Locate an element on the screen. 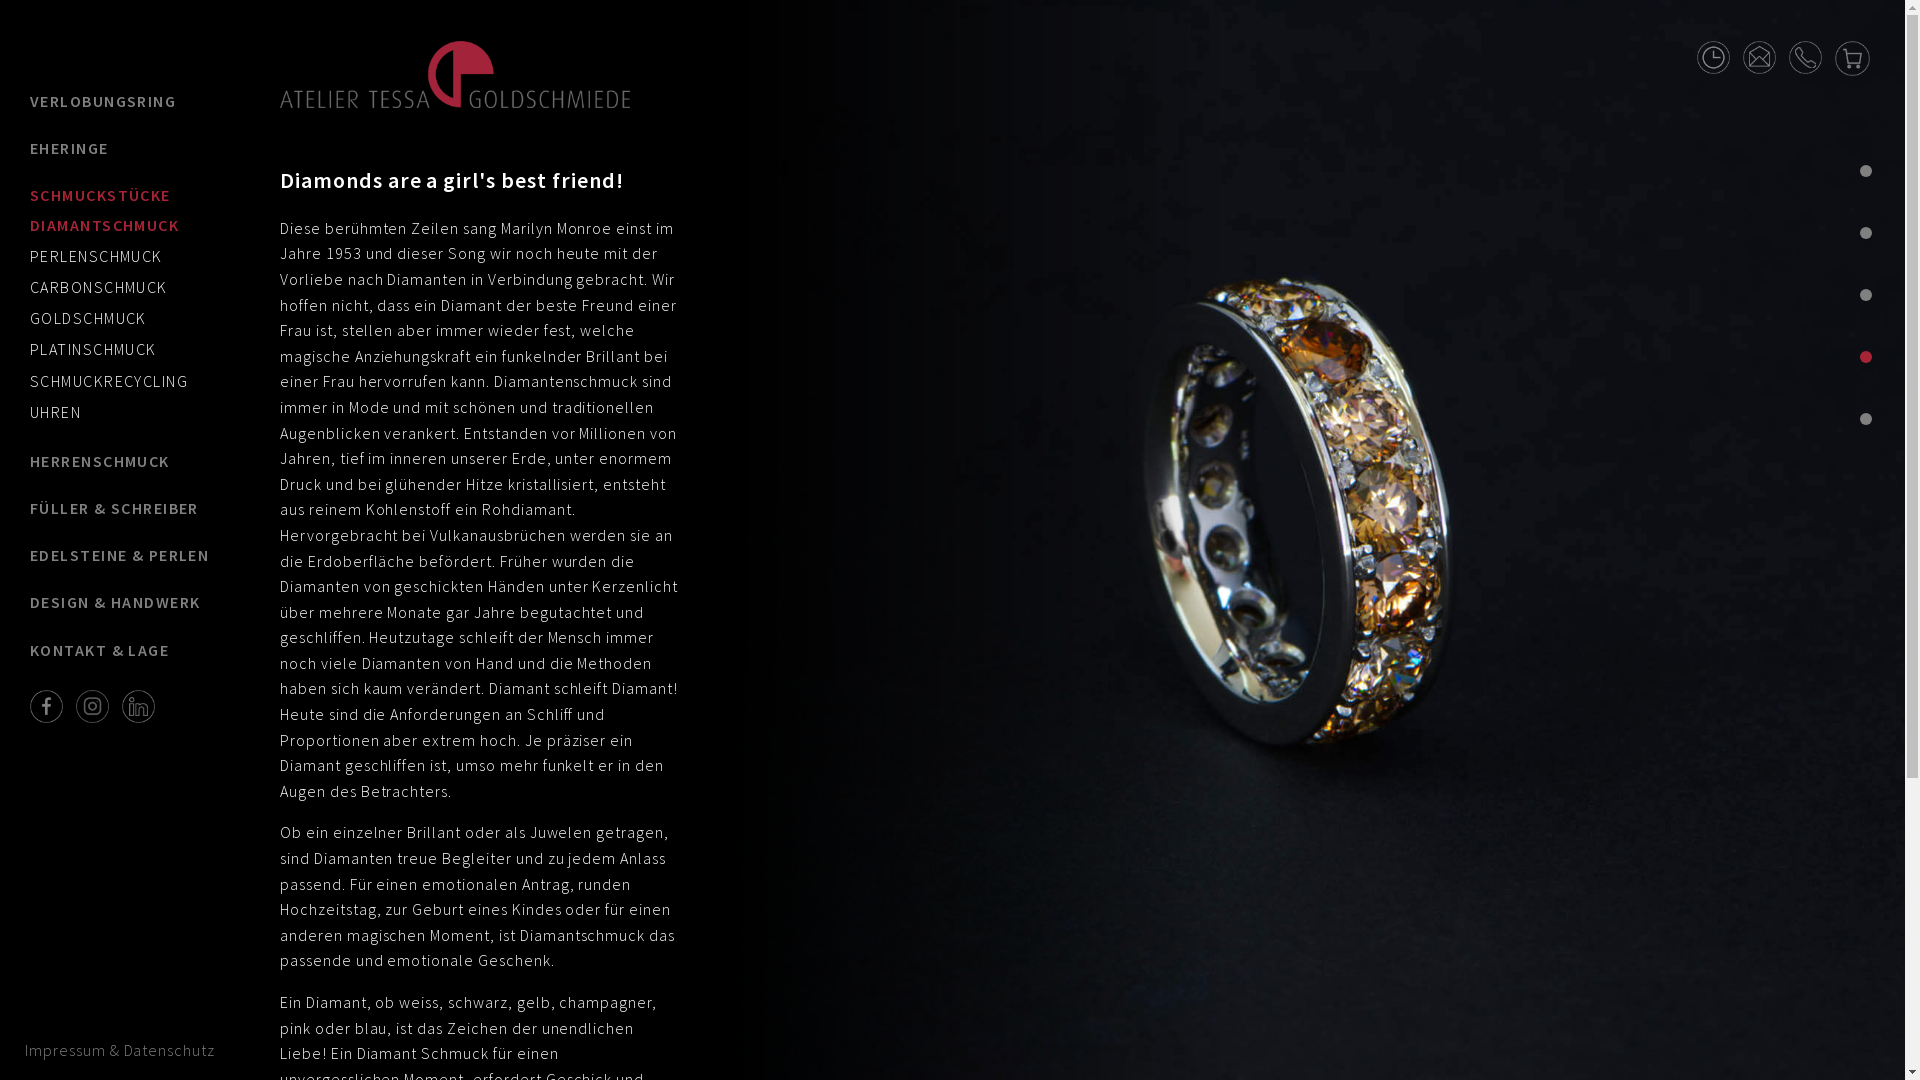  'VERLOBUNGSRING' is located at coordinates (120, 101).